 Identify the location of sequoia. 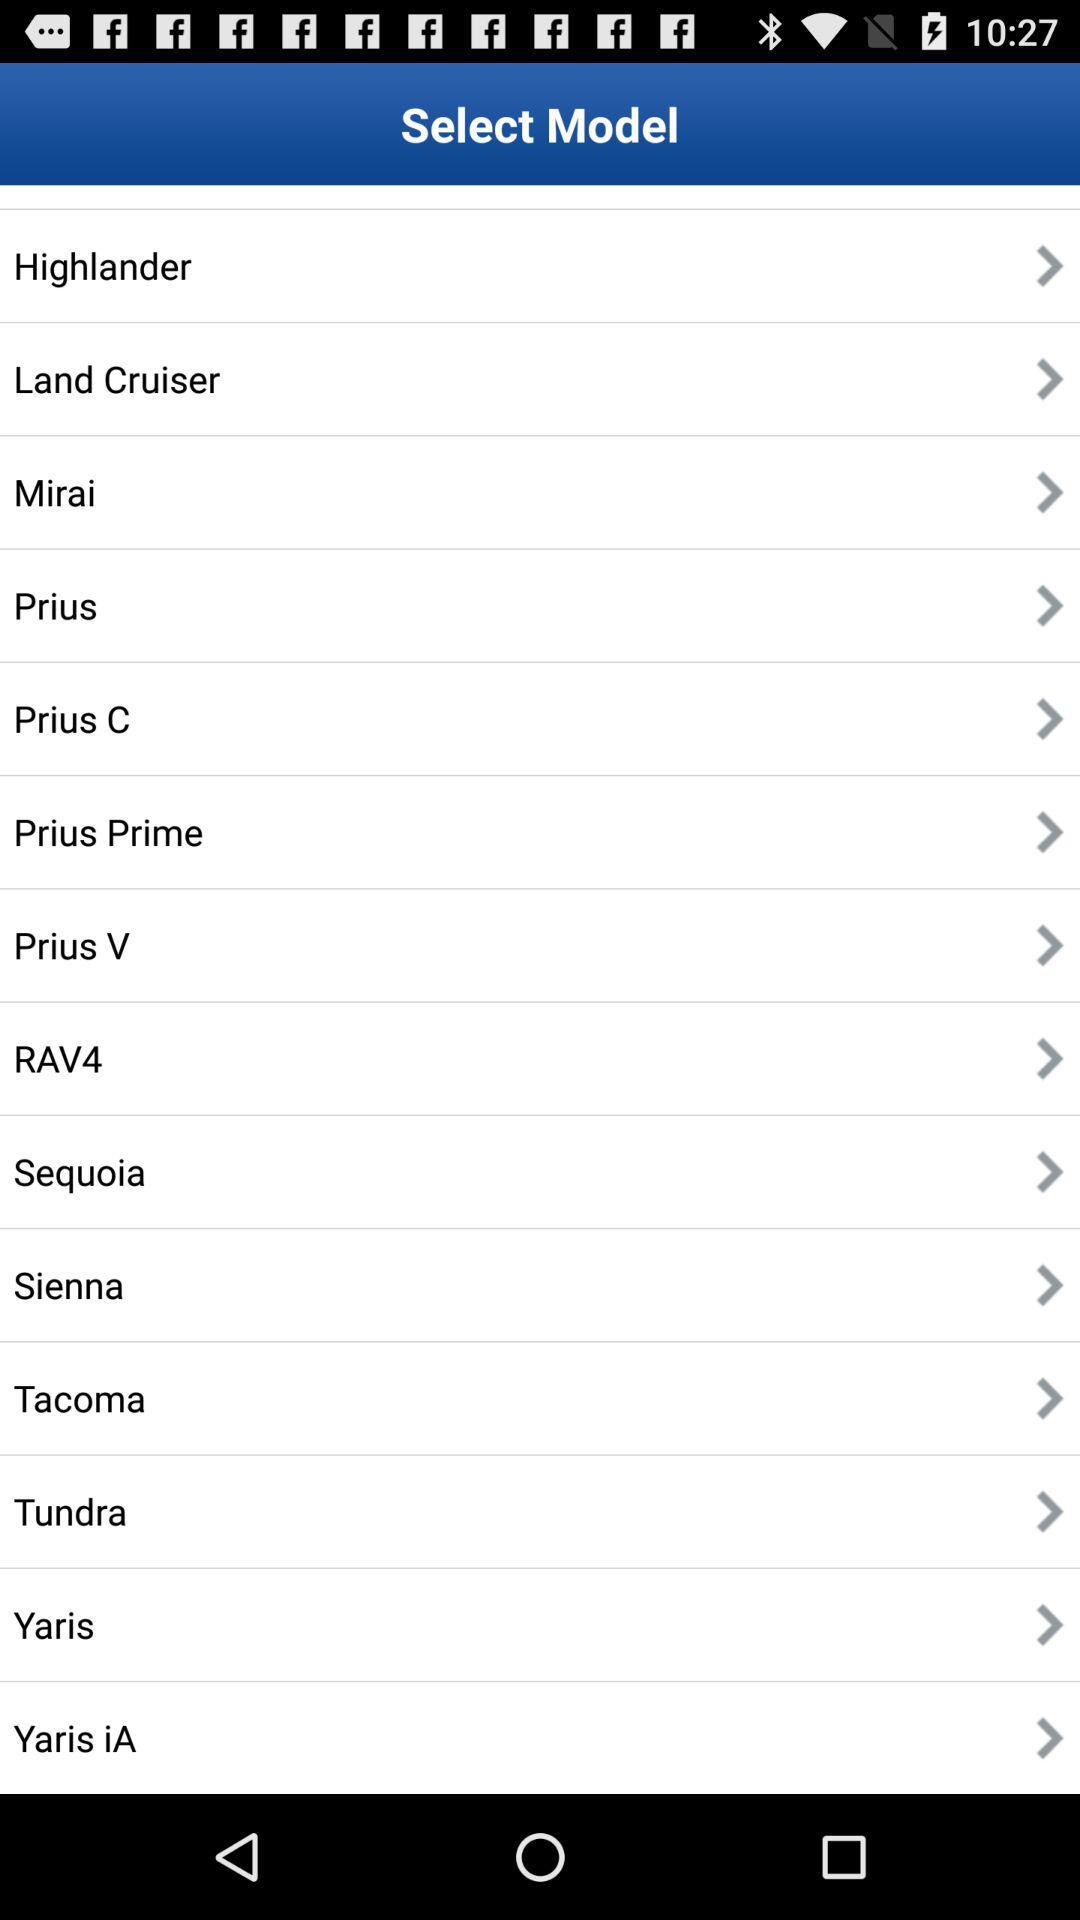
(78, 1171).